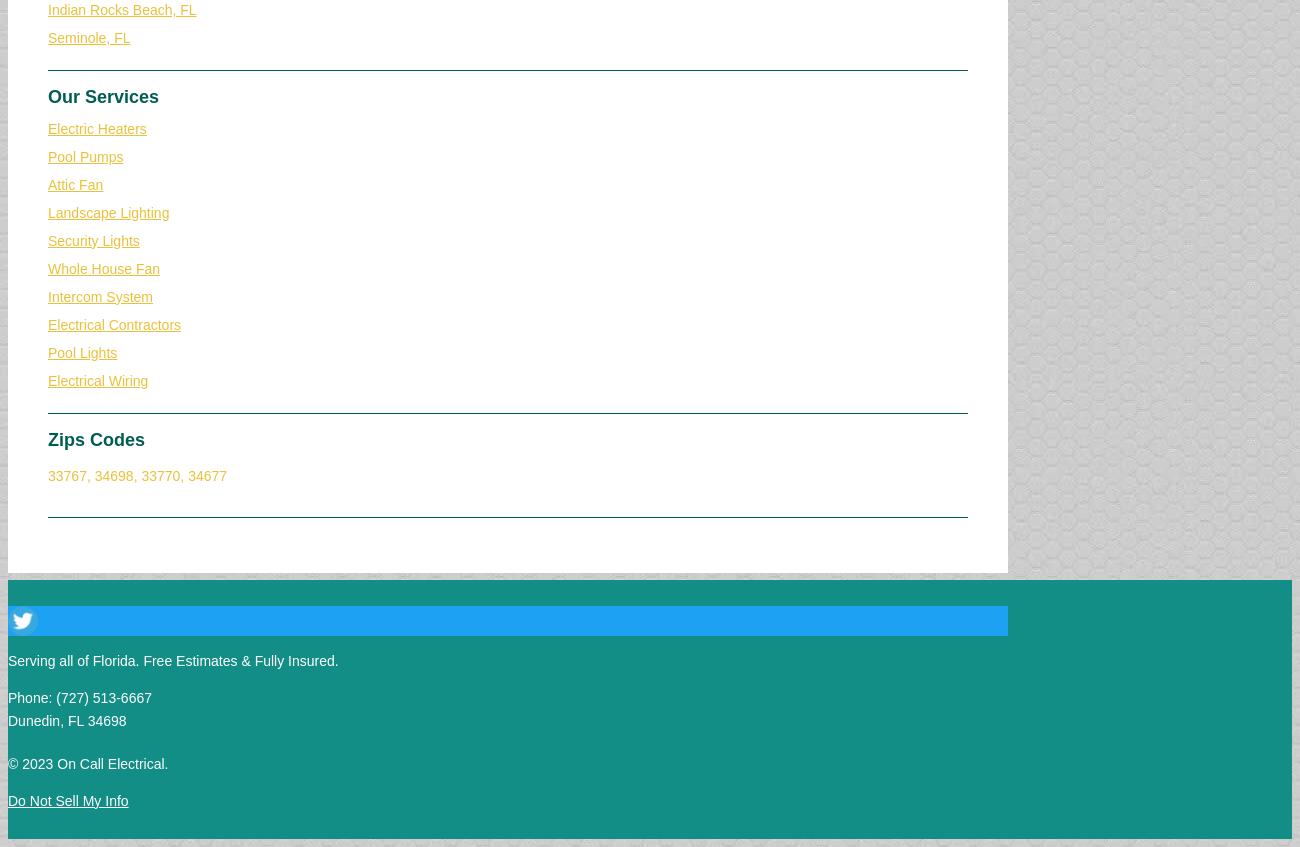 The image size is (1300, 847). What do you see at coordinates (75, 720) in the screenshot?
I see `'FL'` at bounding box center [75, 720].